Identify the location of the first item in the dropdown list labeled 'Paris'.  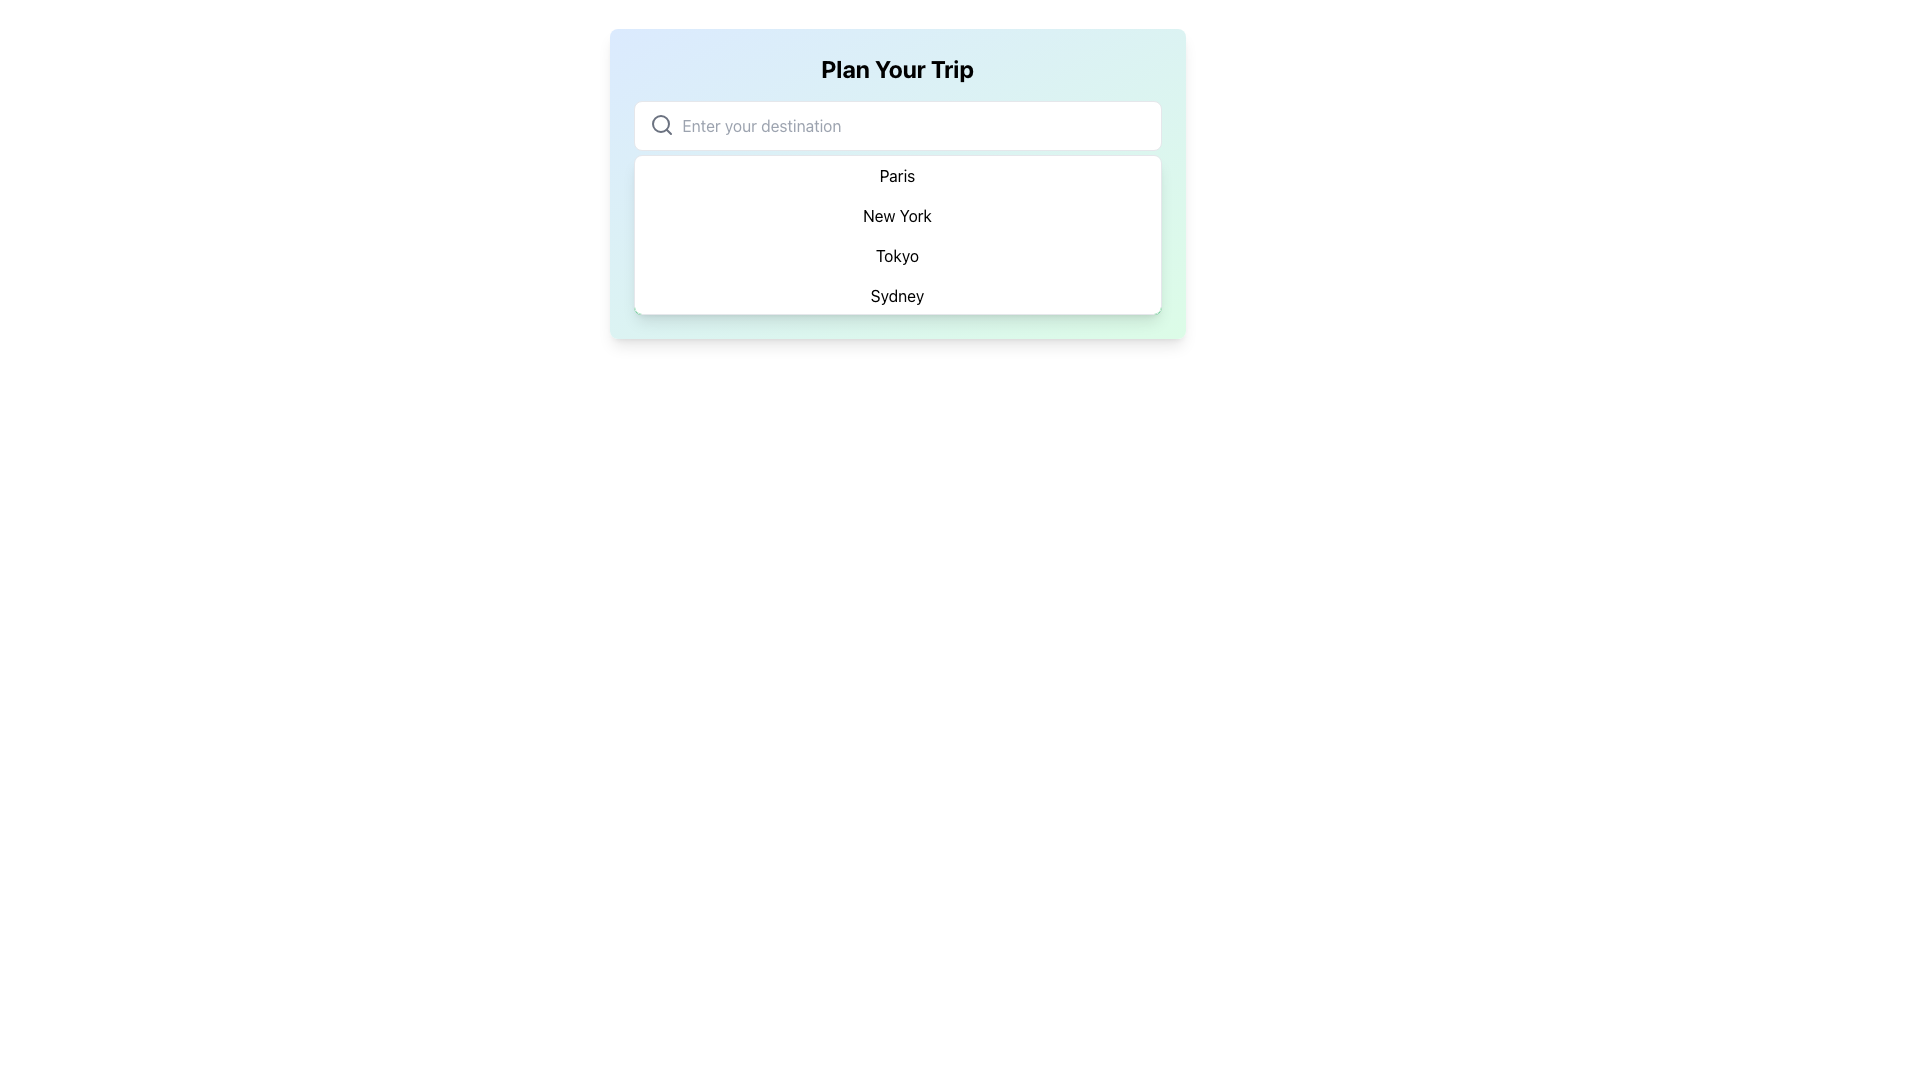
(896, 175).